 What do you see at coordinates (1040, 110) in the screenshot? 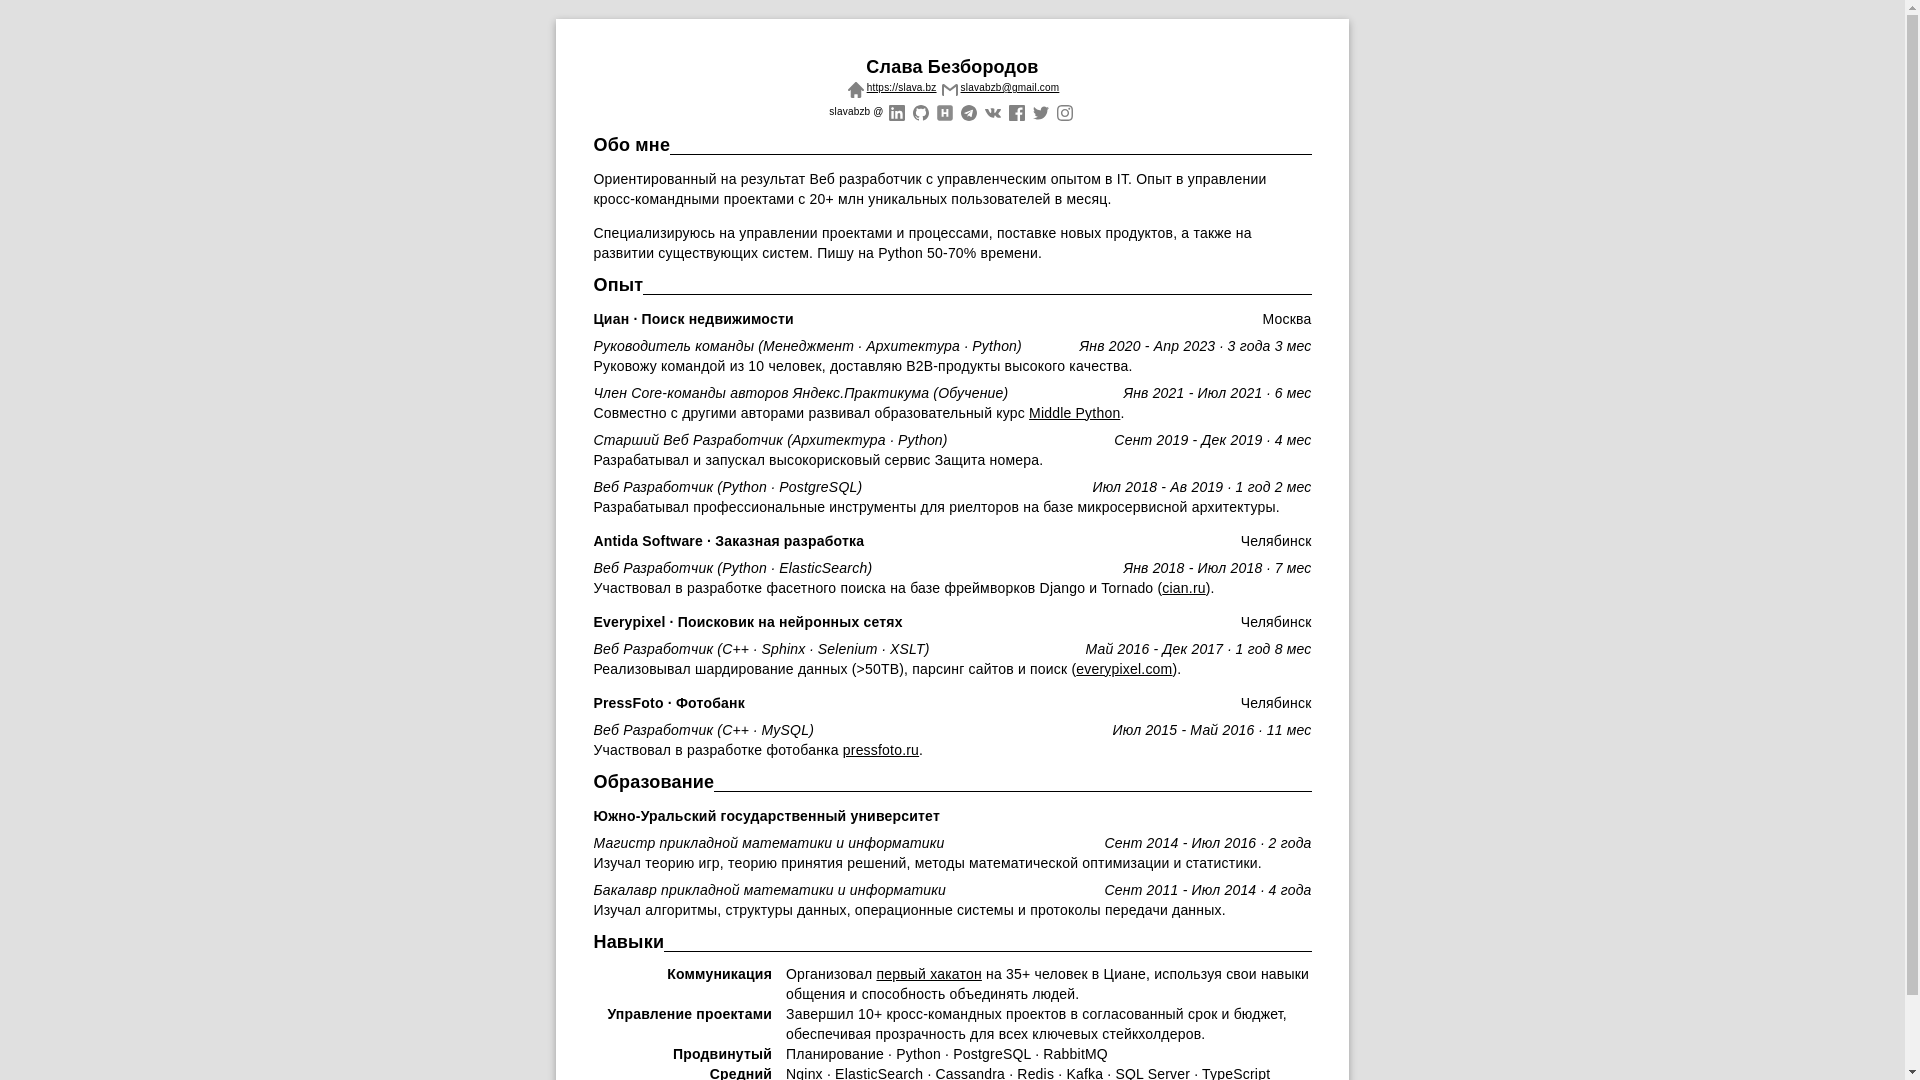
I see `'slavabzb'` at bounding box center [1040, 110].